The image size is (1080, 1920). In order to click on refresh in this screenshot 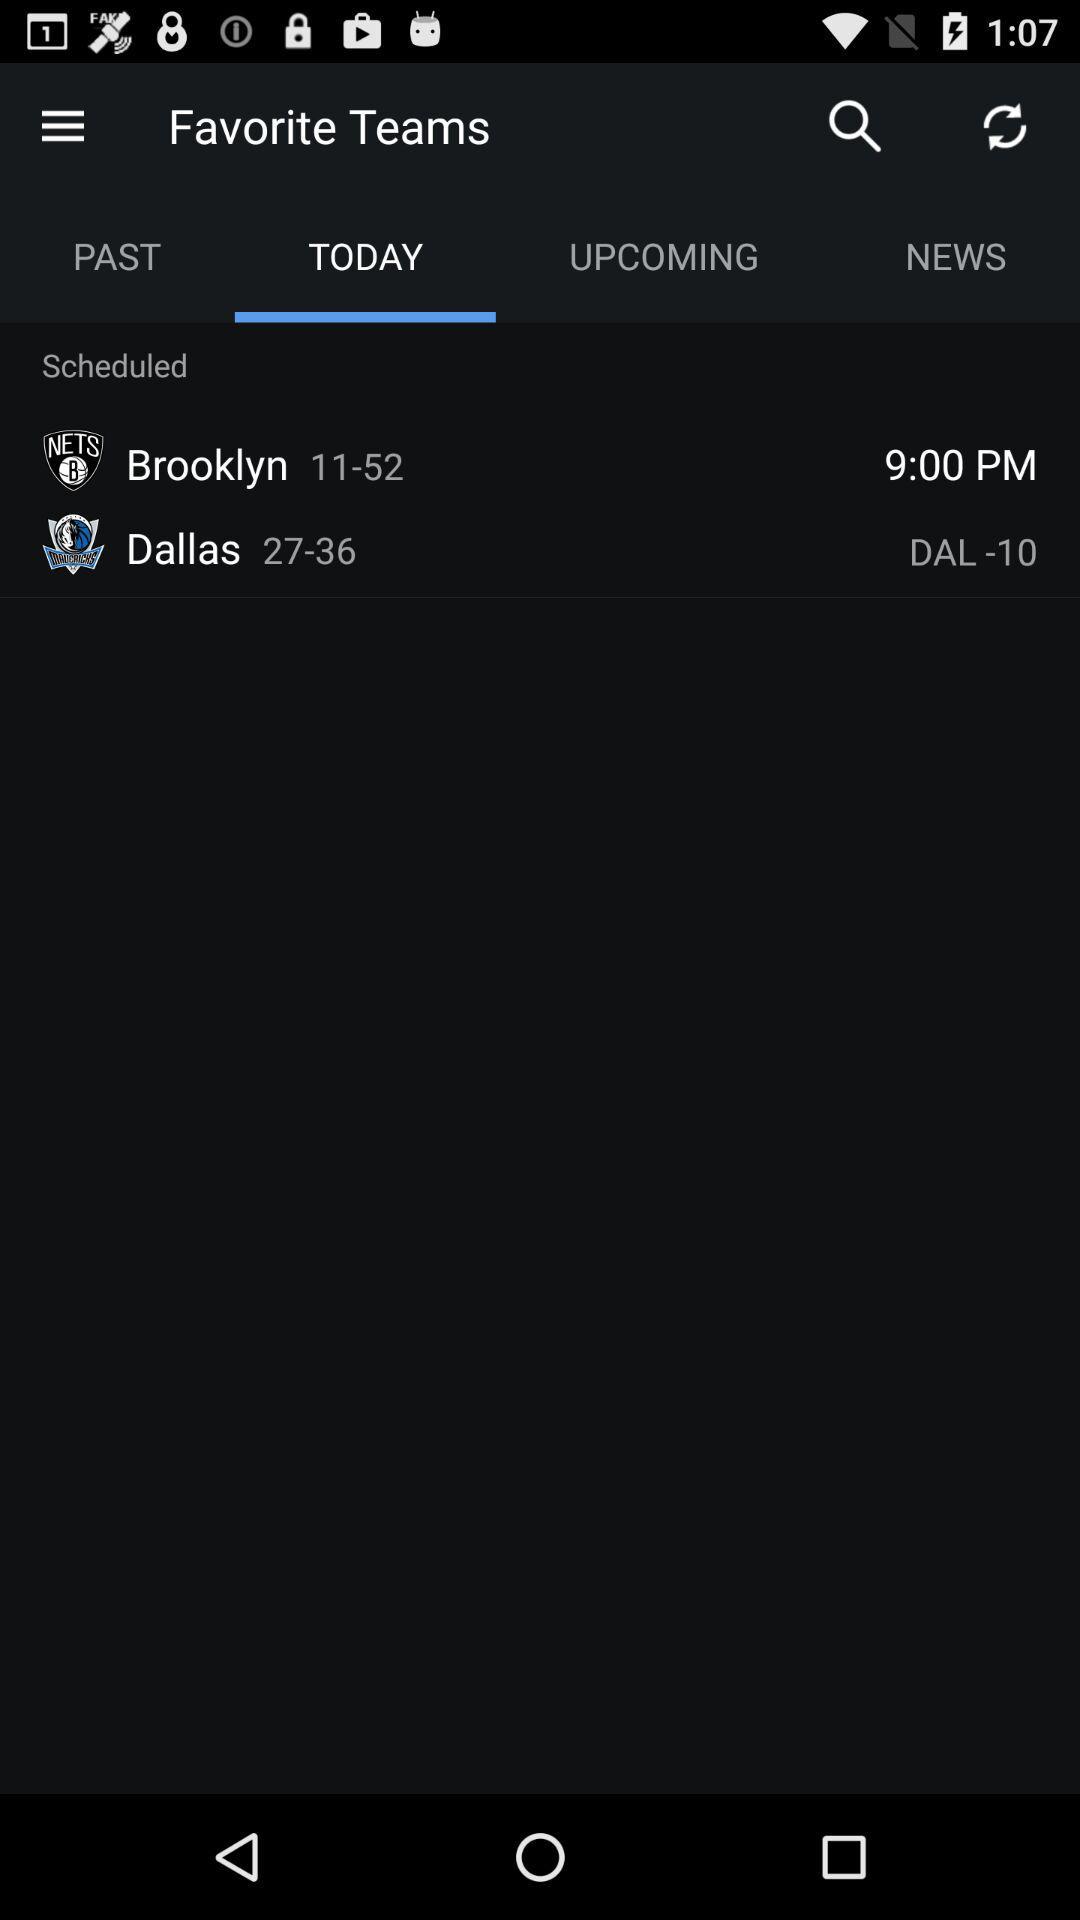, I will do `click(1005, 124)`.